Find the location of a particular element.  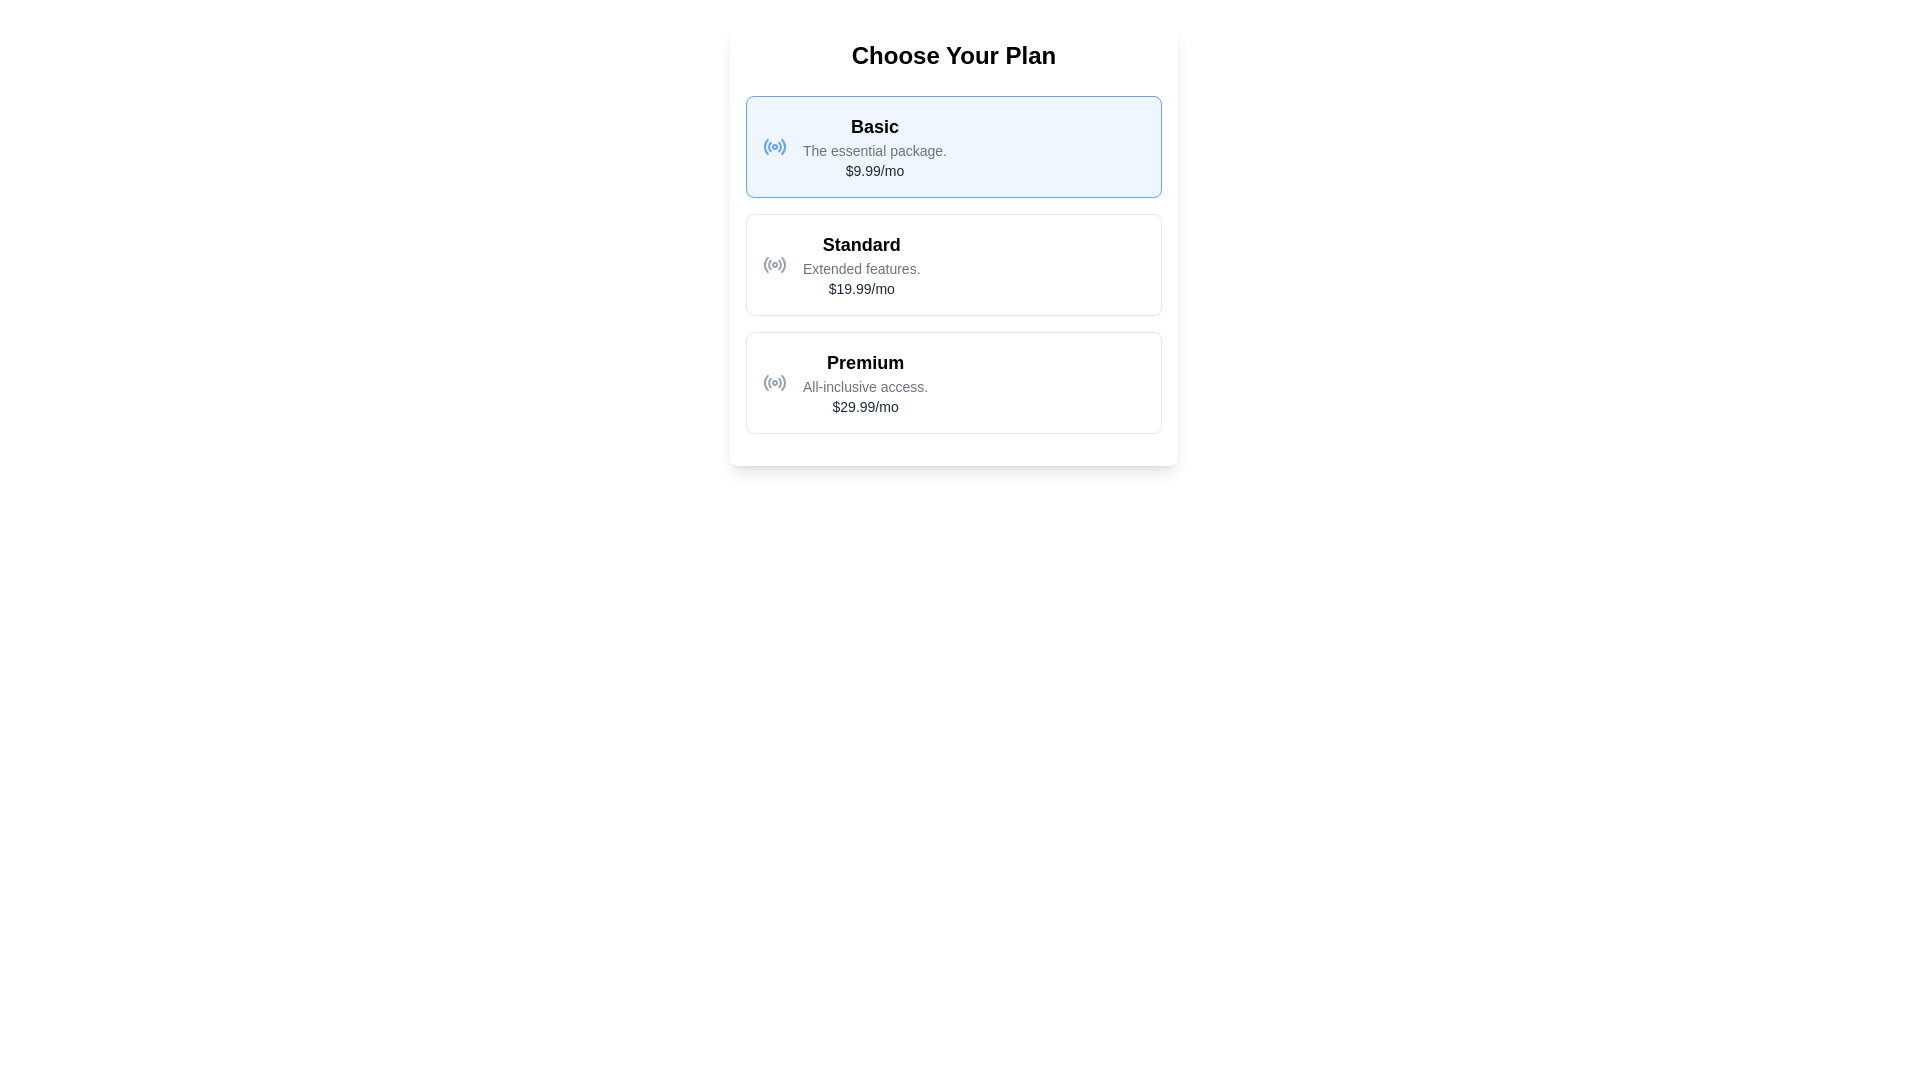

the 'Standard' plan radio button is located at coordinates (953, 264).